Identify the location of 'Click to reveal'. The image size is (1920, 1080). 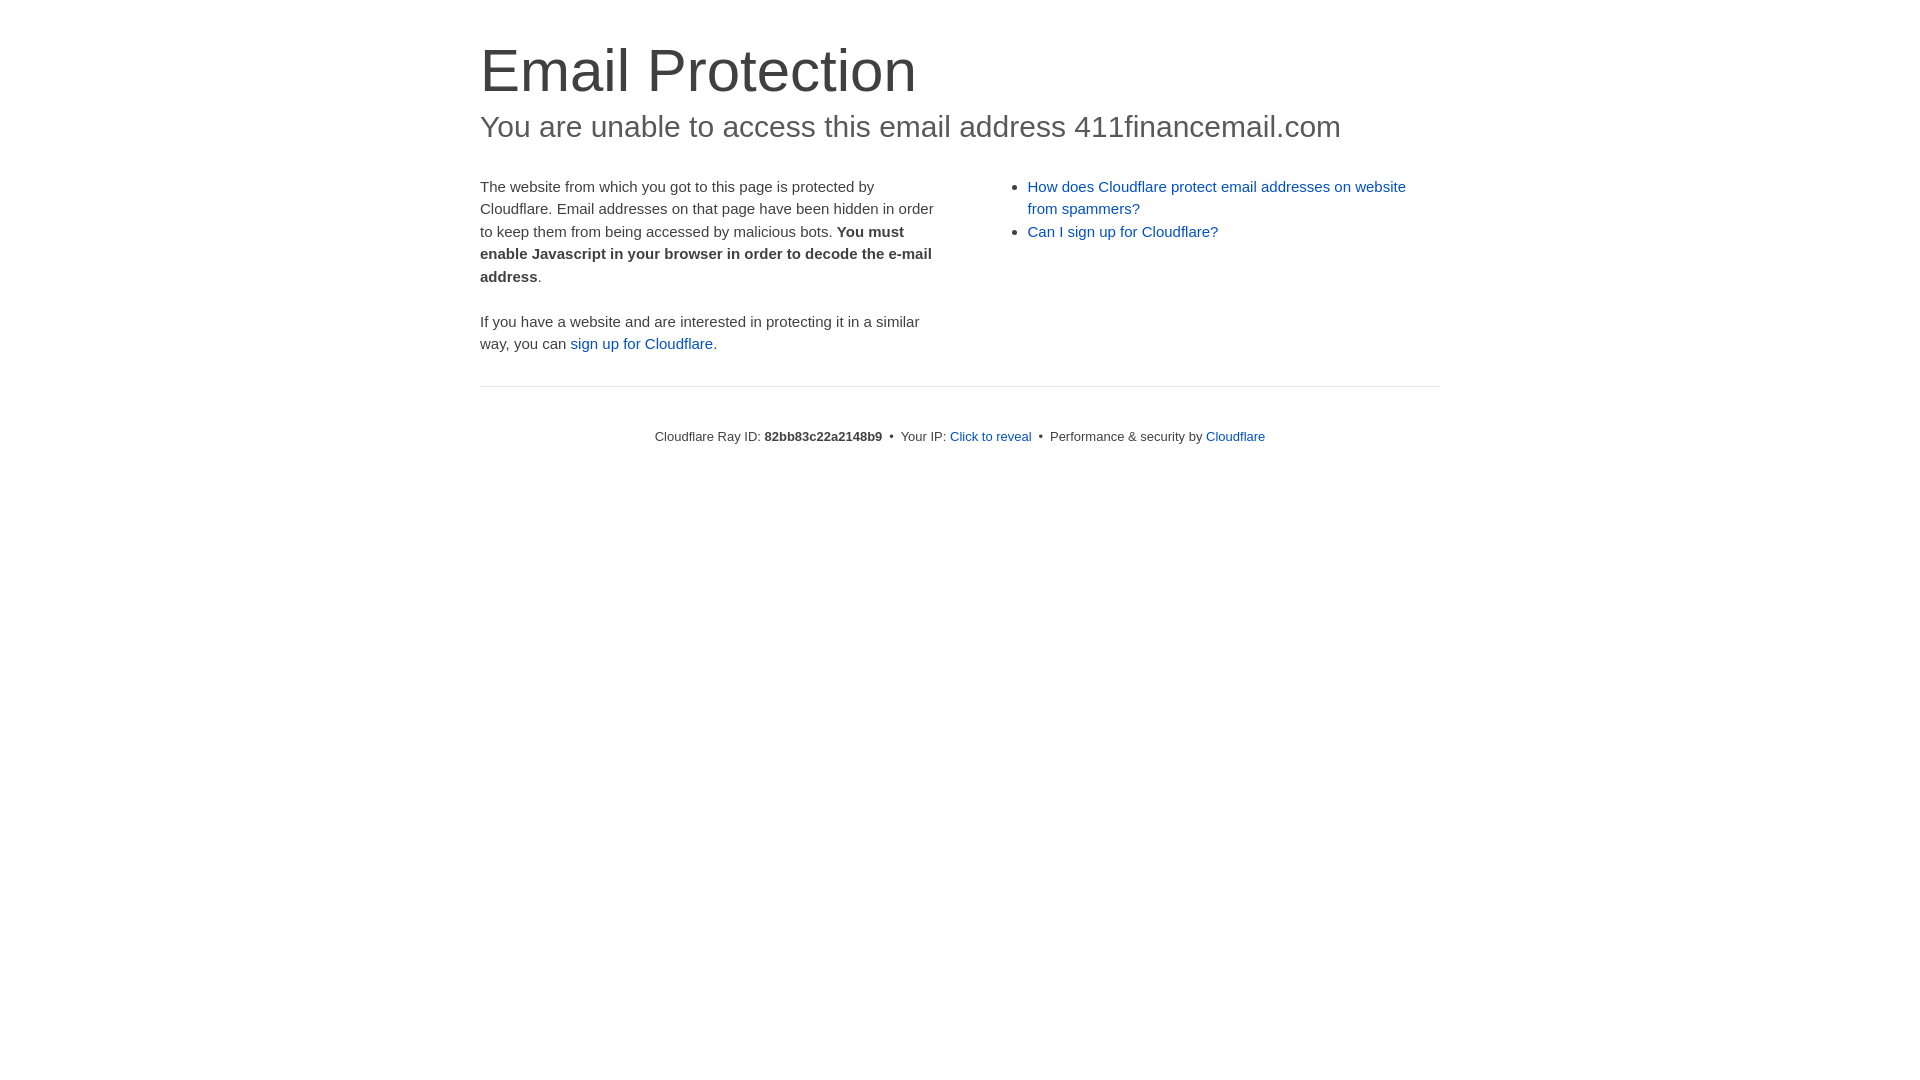
(949, 435).